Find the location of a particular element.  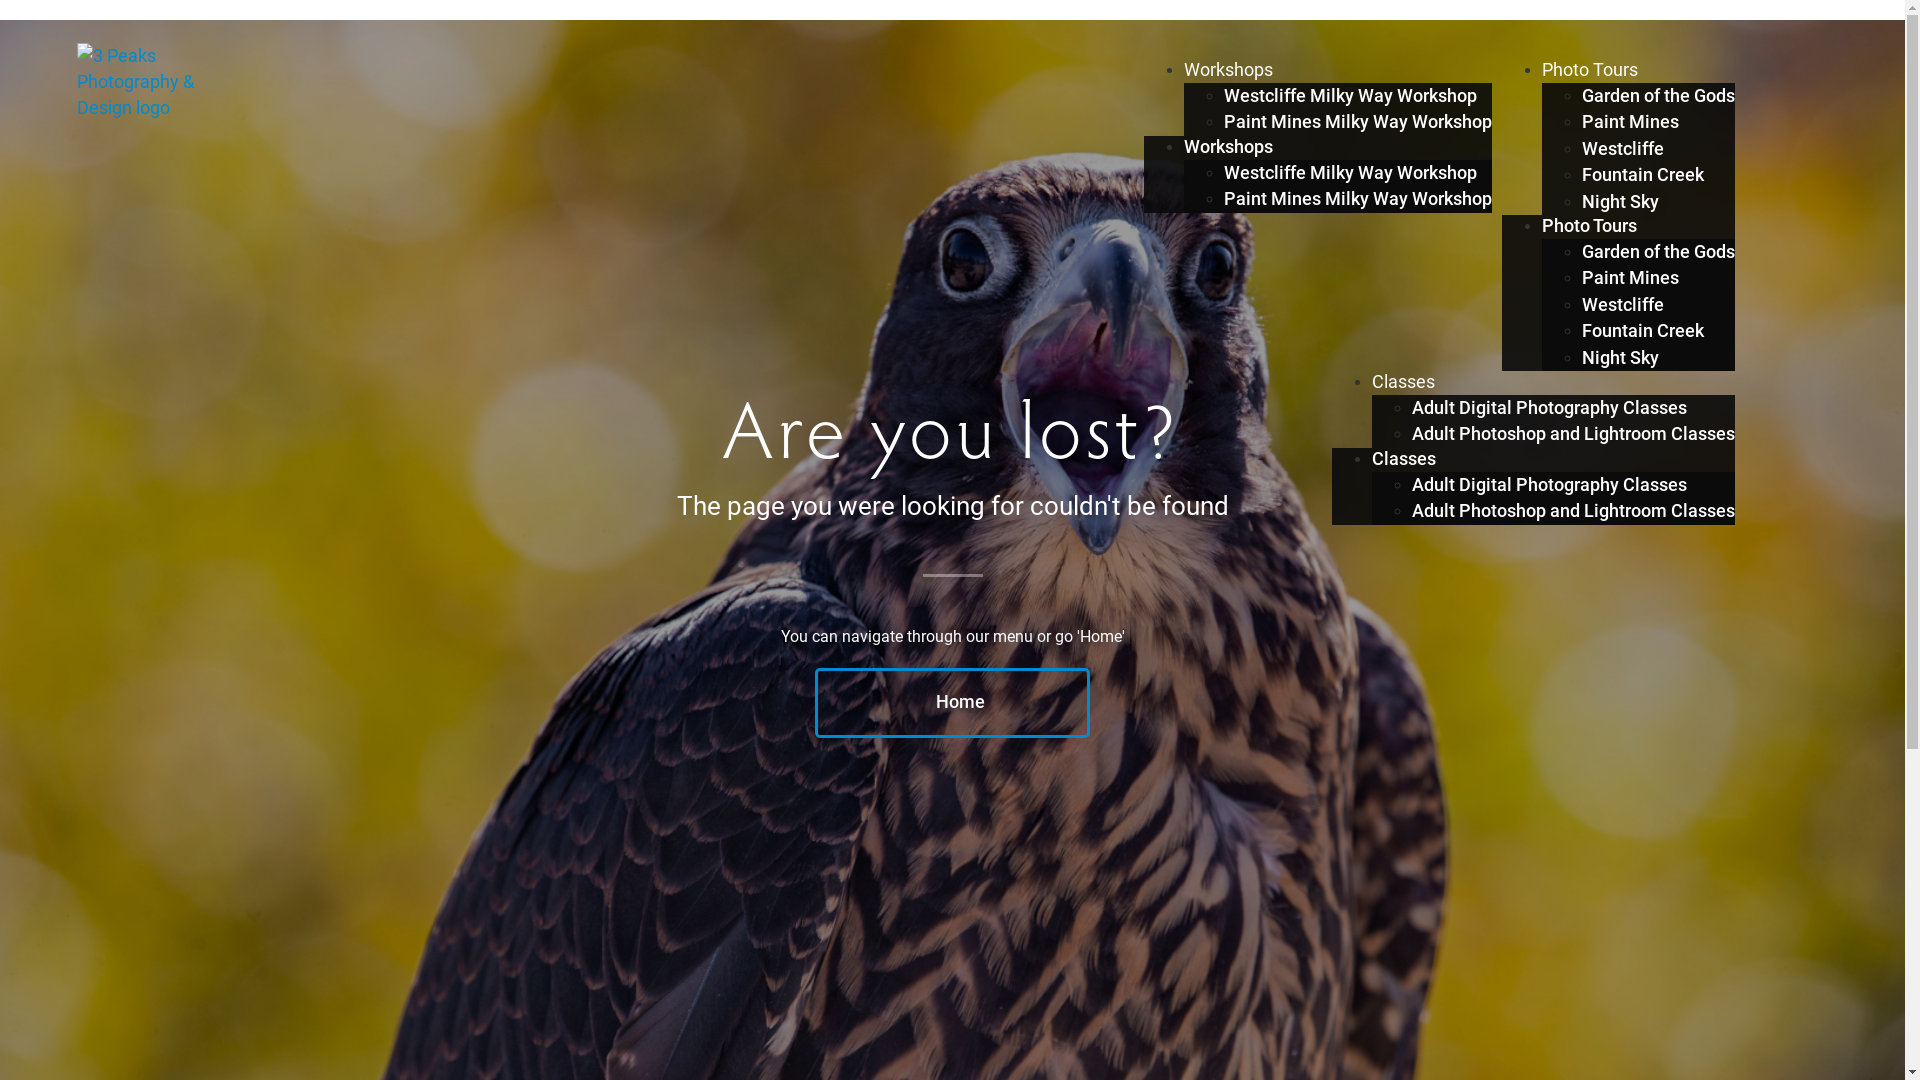

'Paint Mines Milky Way Workshop' is located at coordinates (1358, 199).